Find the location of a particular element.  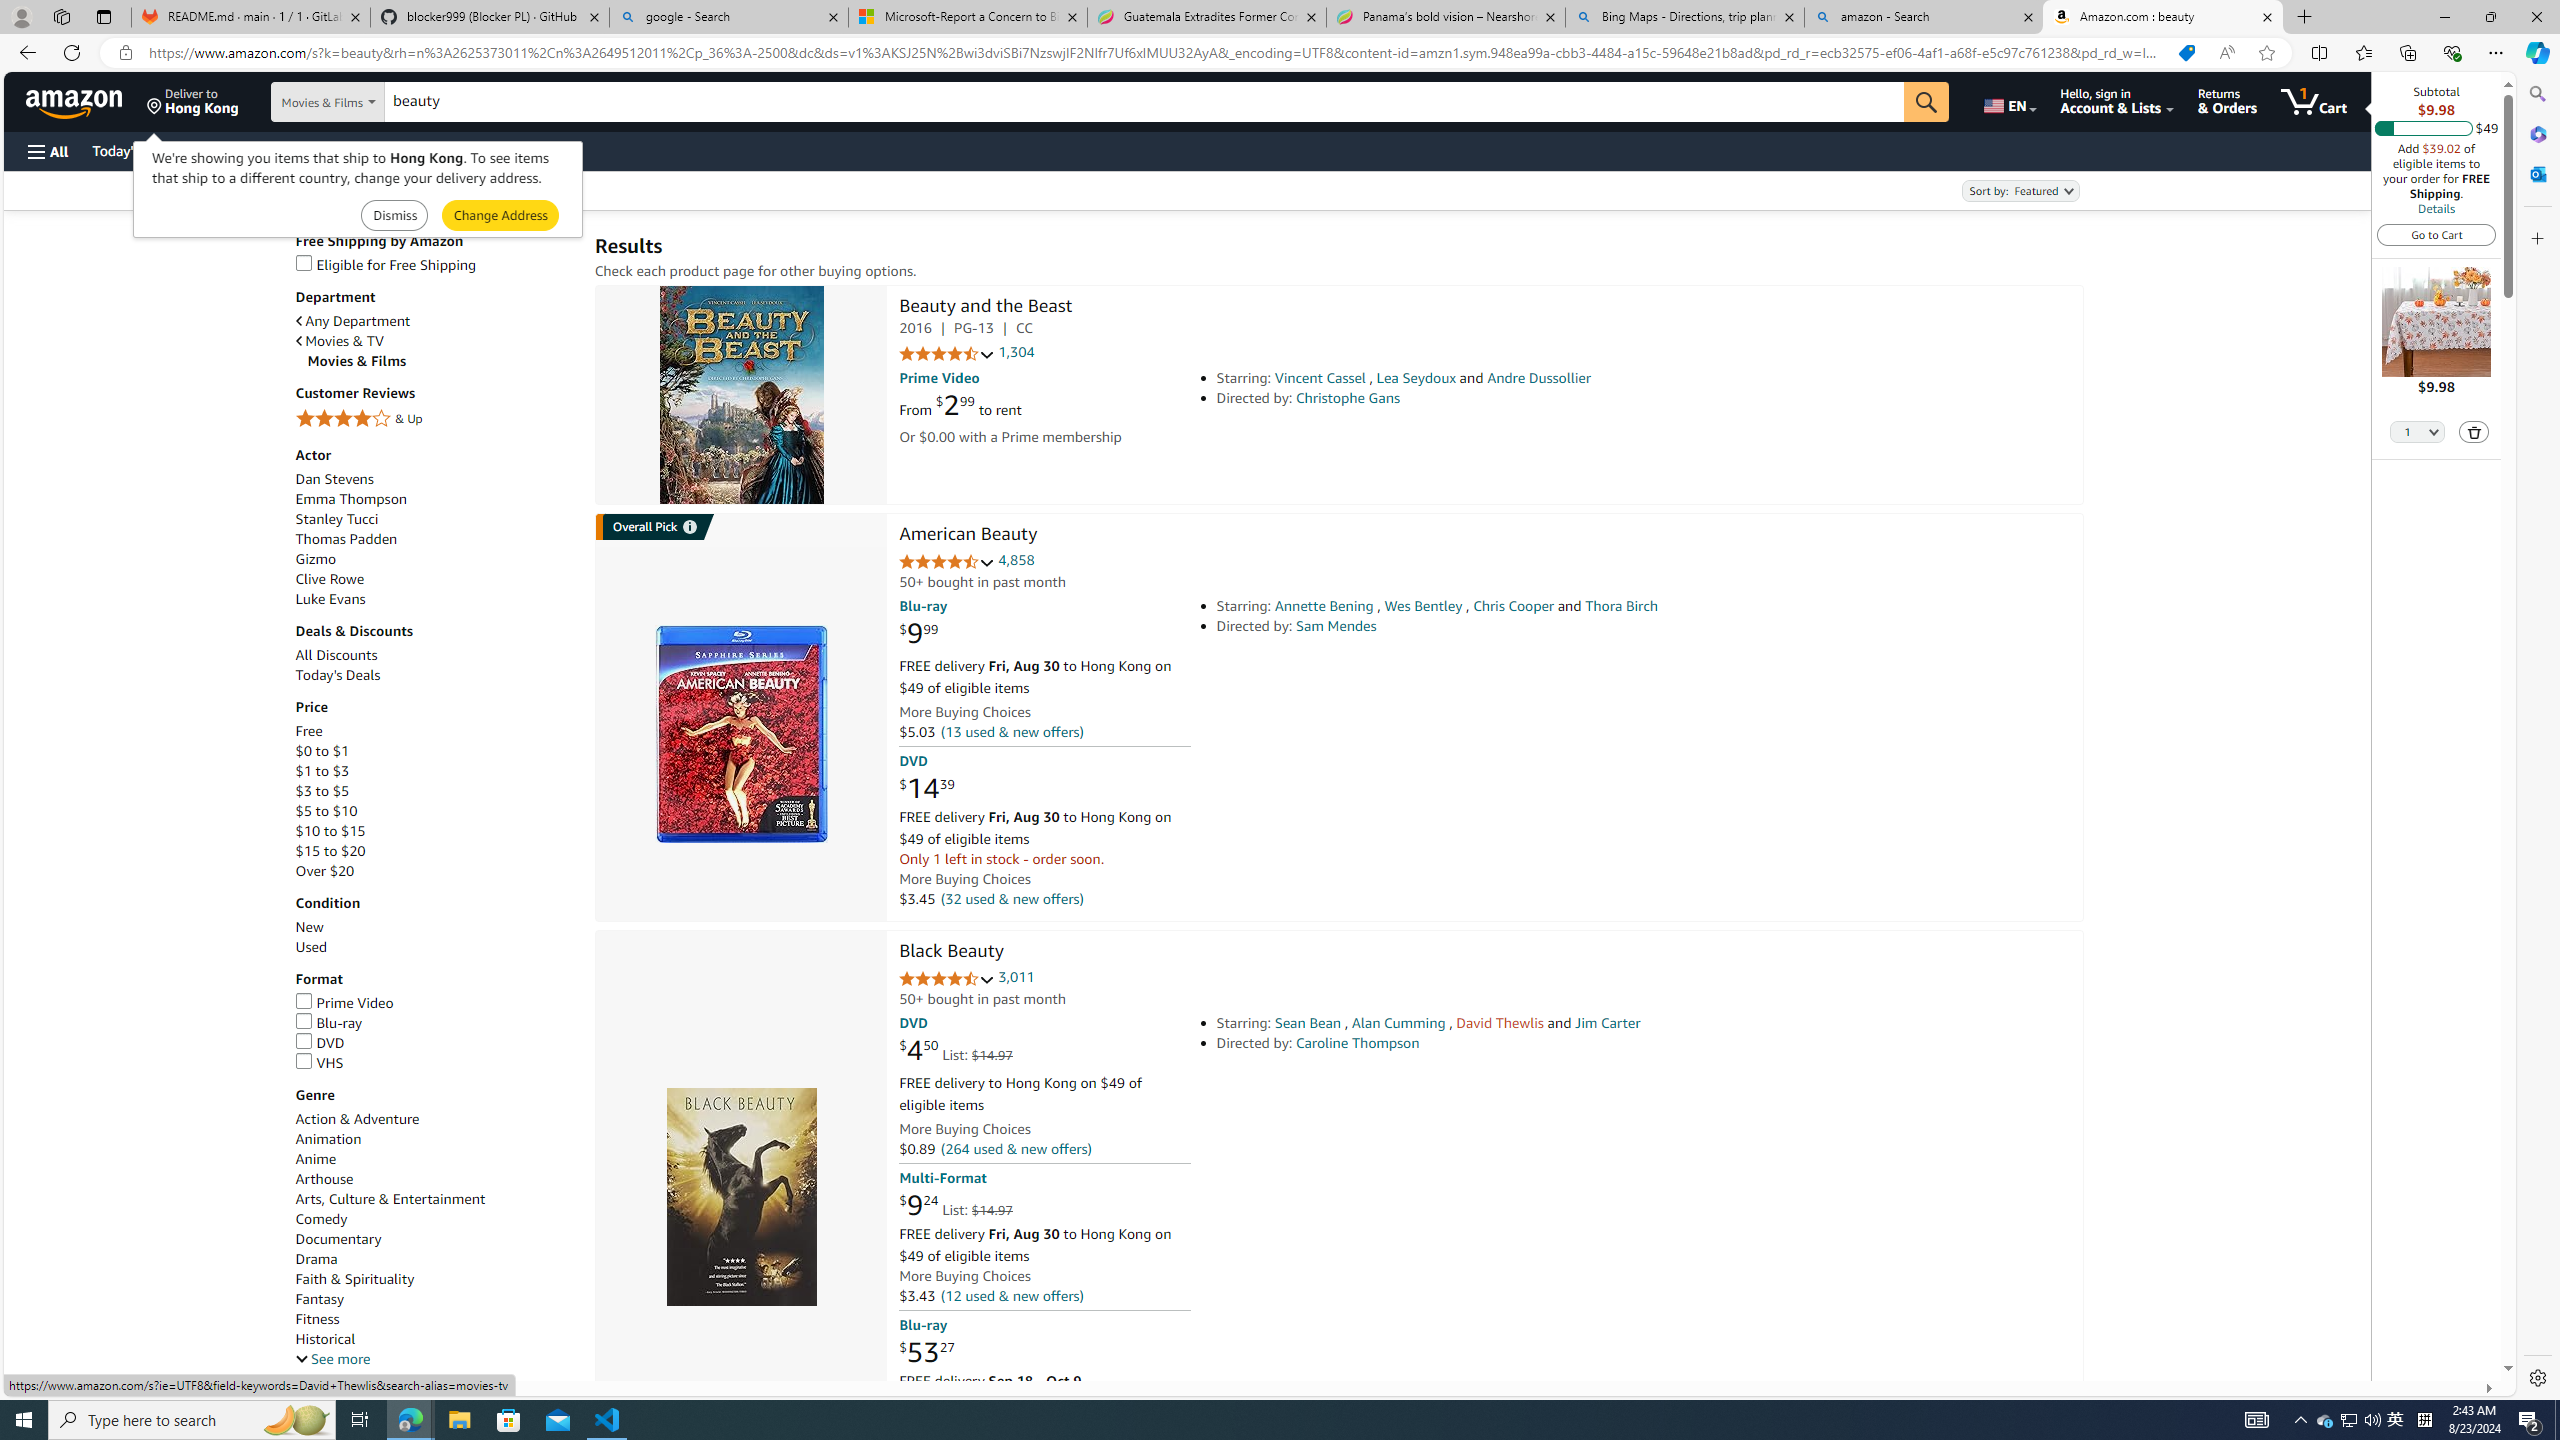

'google - Search' is located at coordinates (729, 16).